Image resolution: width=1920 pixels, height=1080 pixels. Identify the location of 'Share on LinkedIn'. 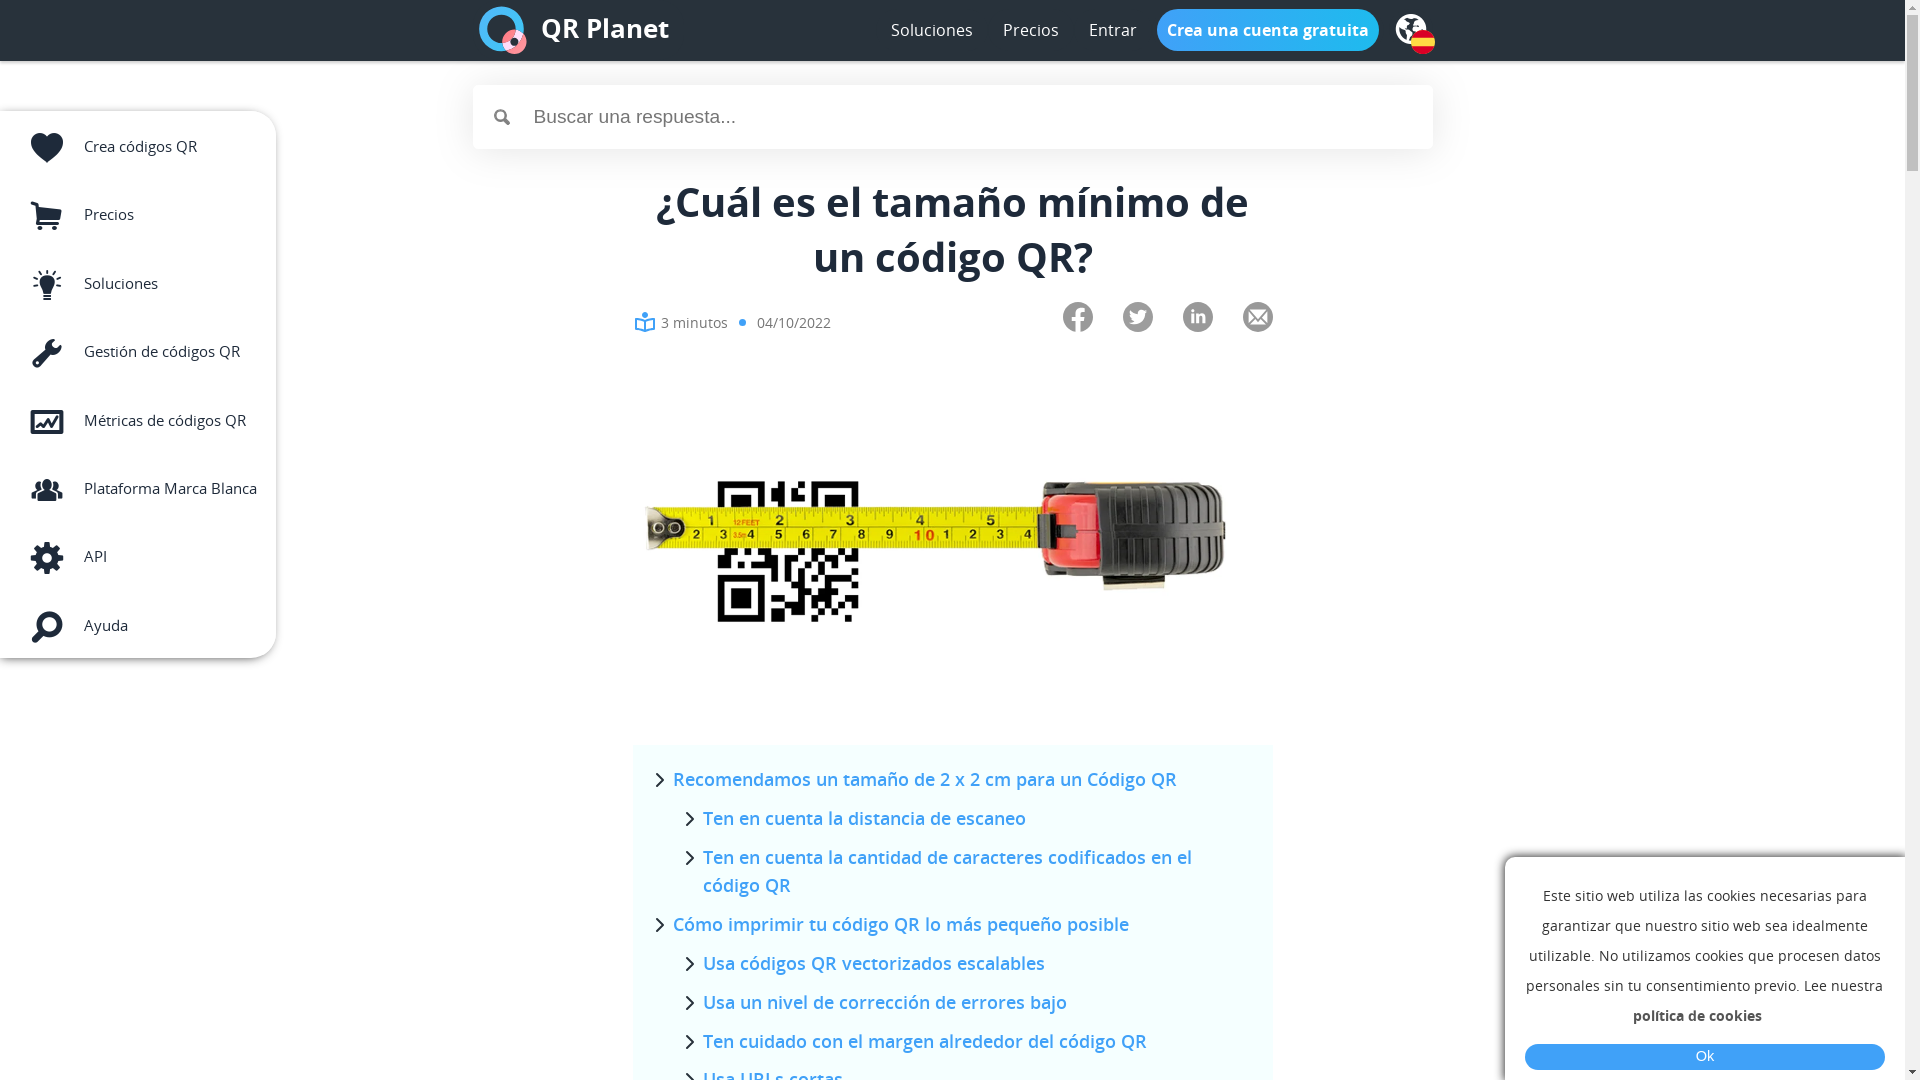
(1181, 318).